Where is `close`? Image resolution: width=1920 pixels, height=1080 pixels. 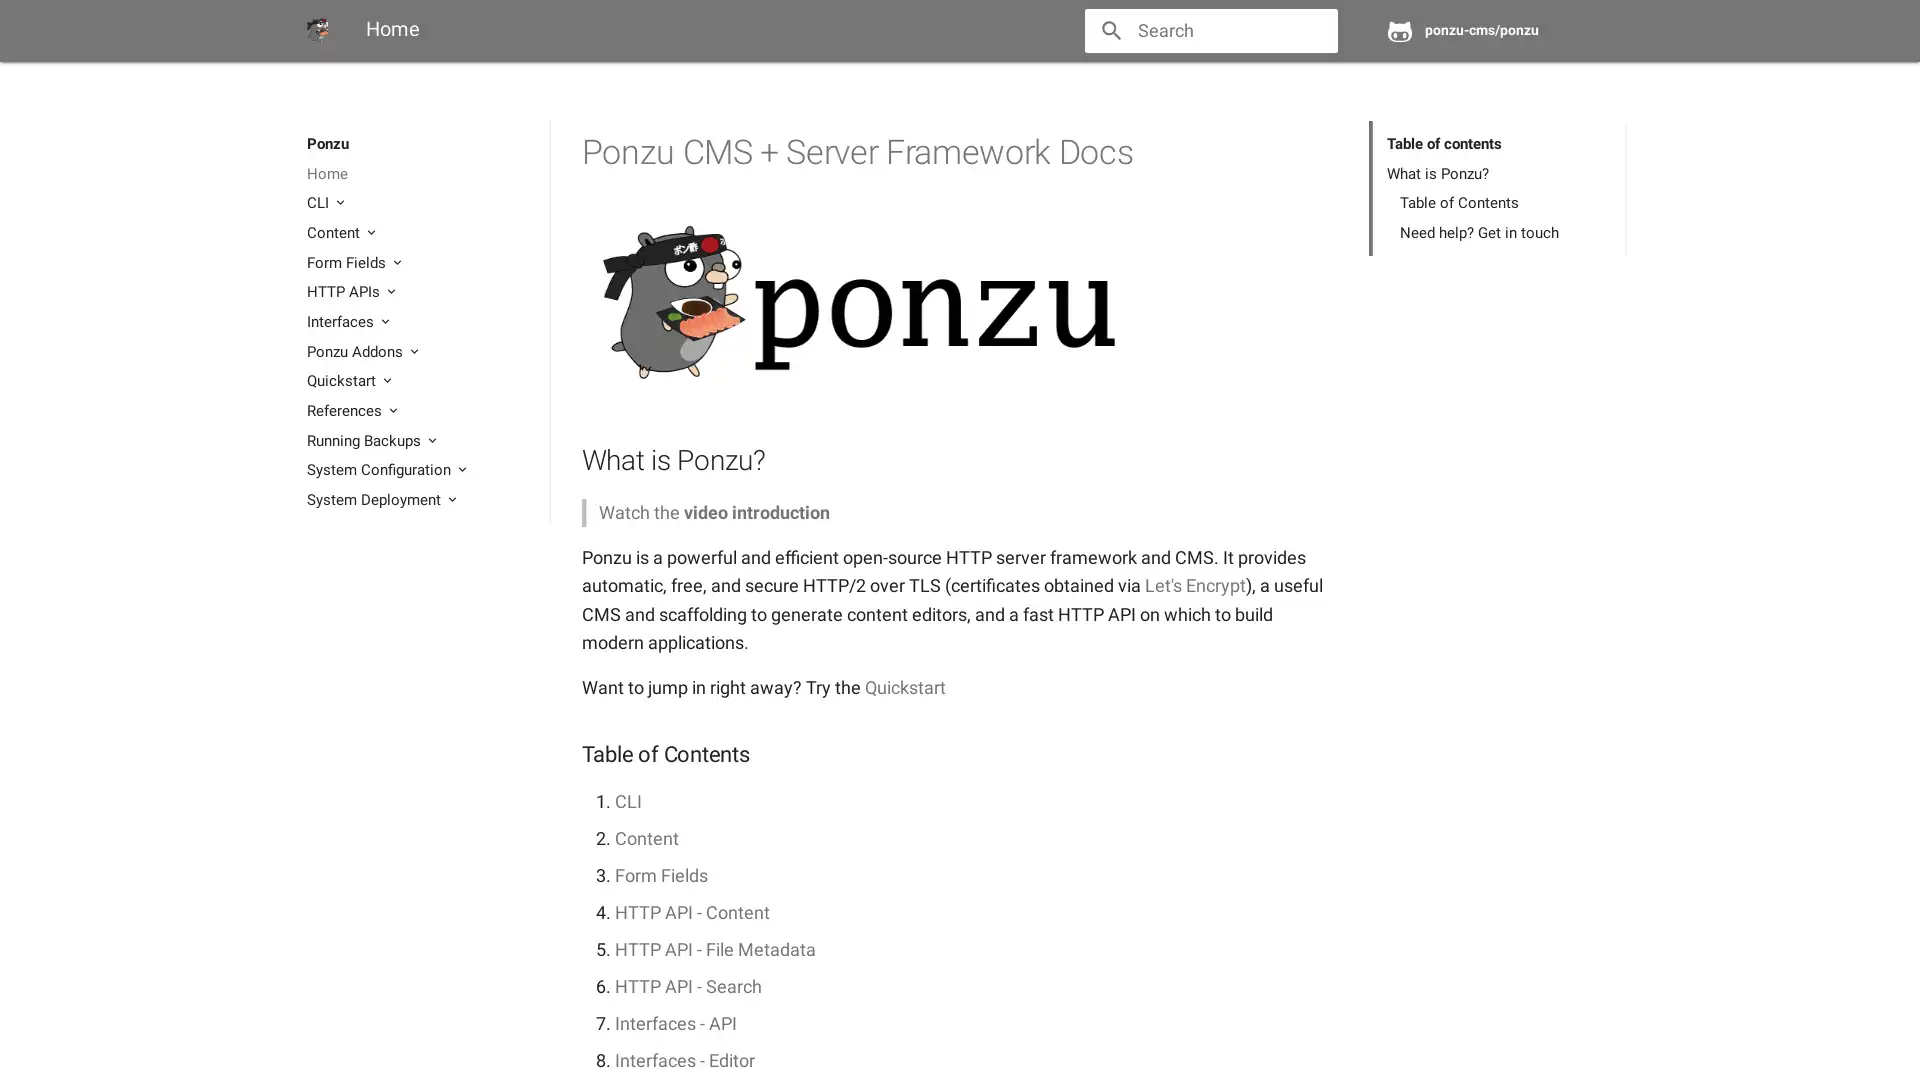 close is located at coordinates (1311, 30).